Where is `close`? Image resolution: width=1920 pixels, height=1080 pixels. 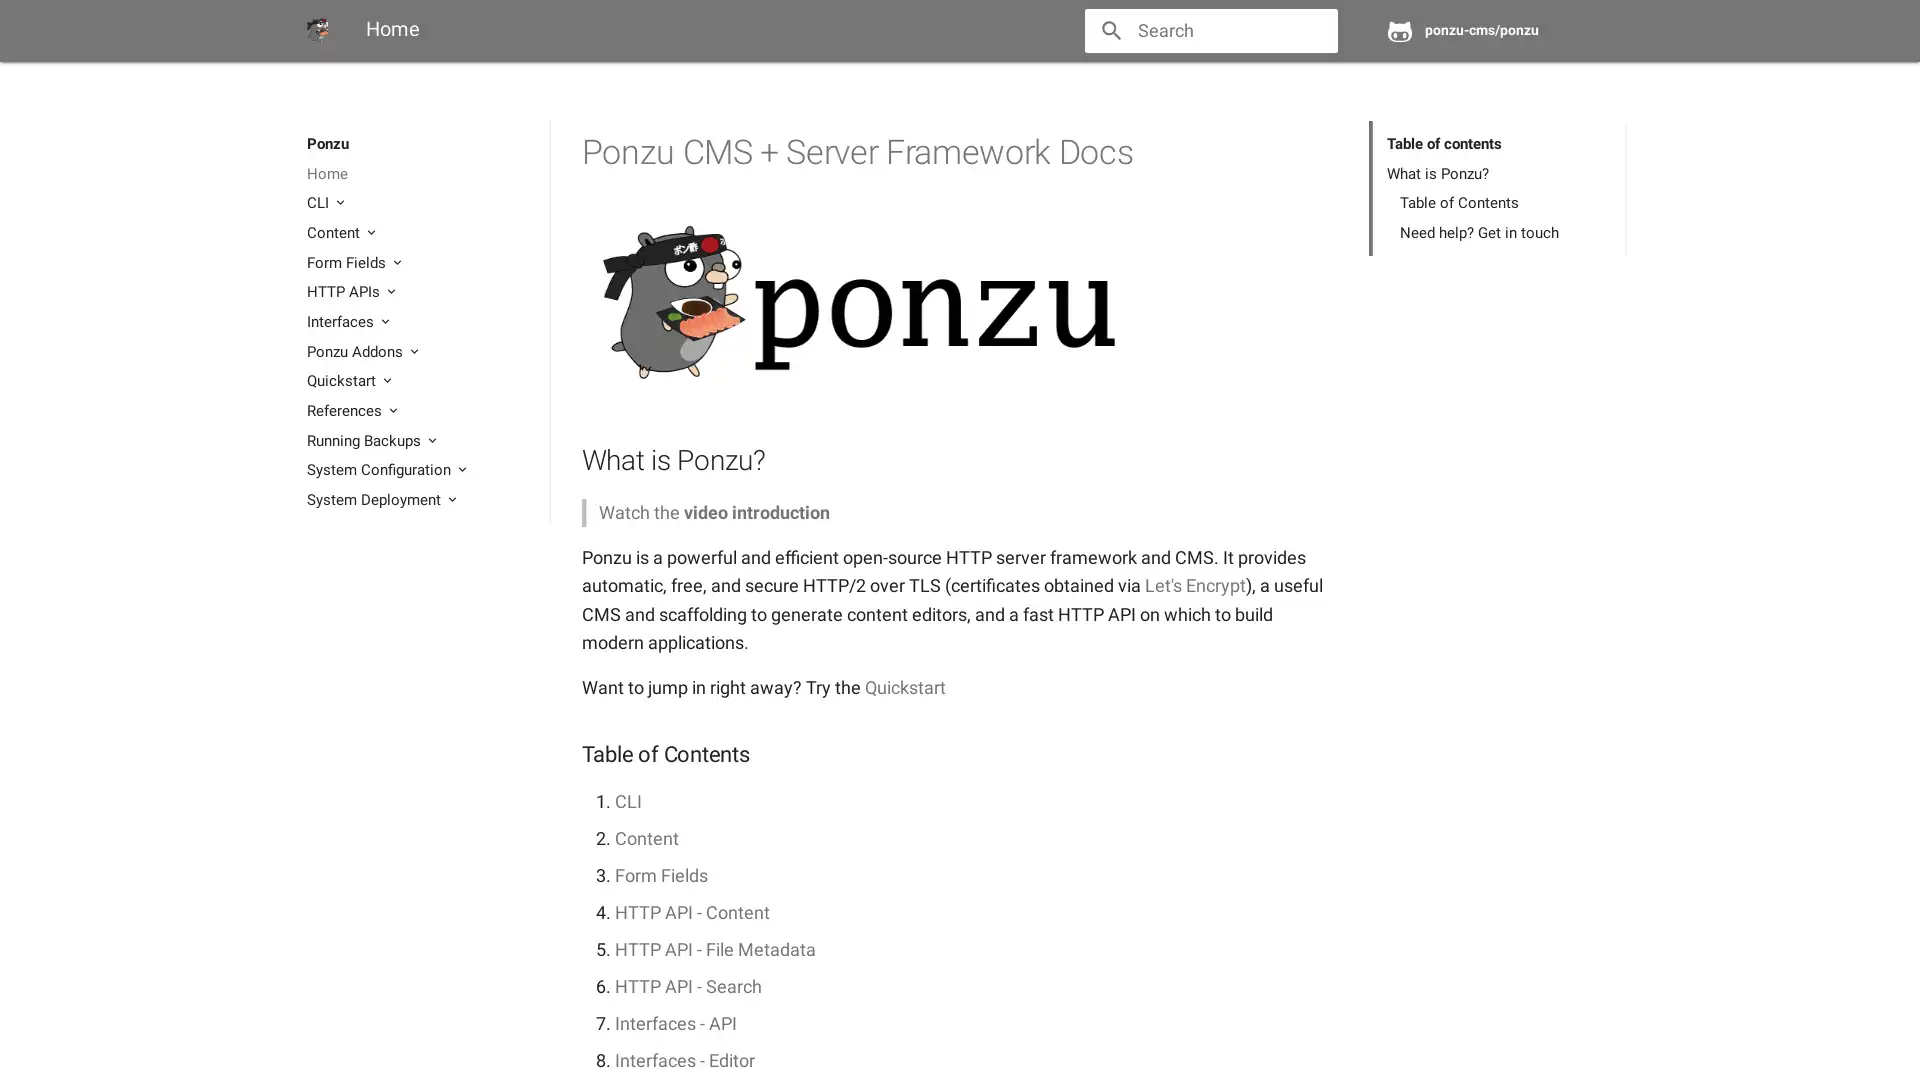 close is located at coordinates (1311, 30).